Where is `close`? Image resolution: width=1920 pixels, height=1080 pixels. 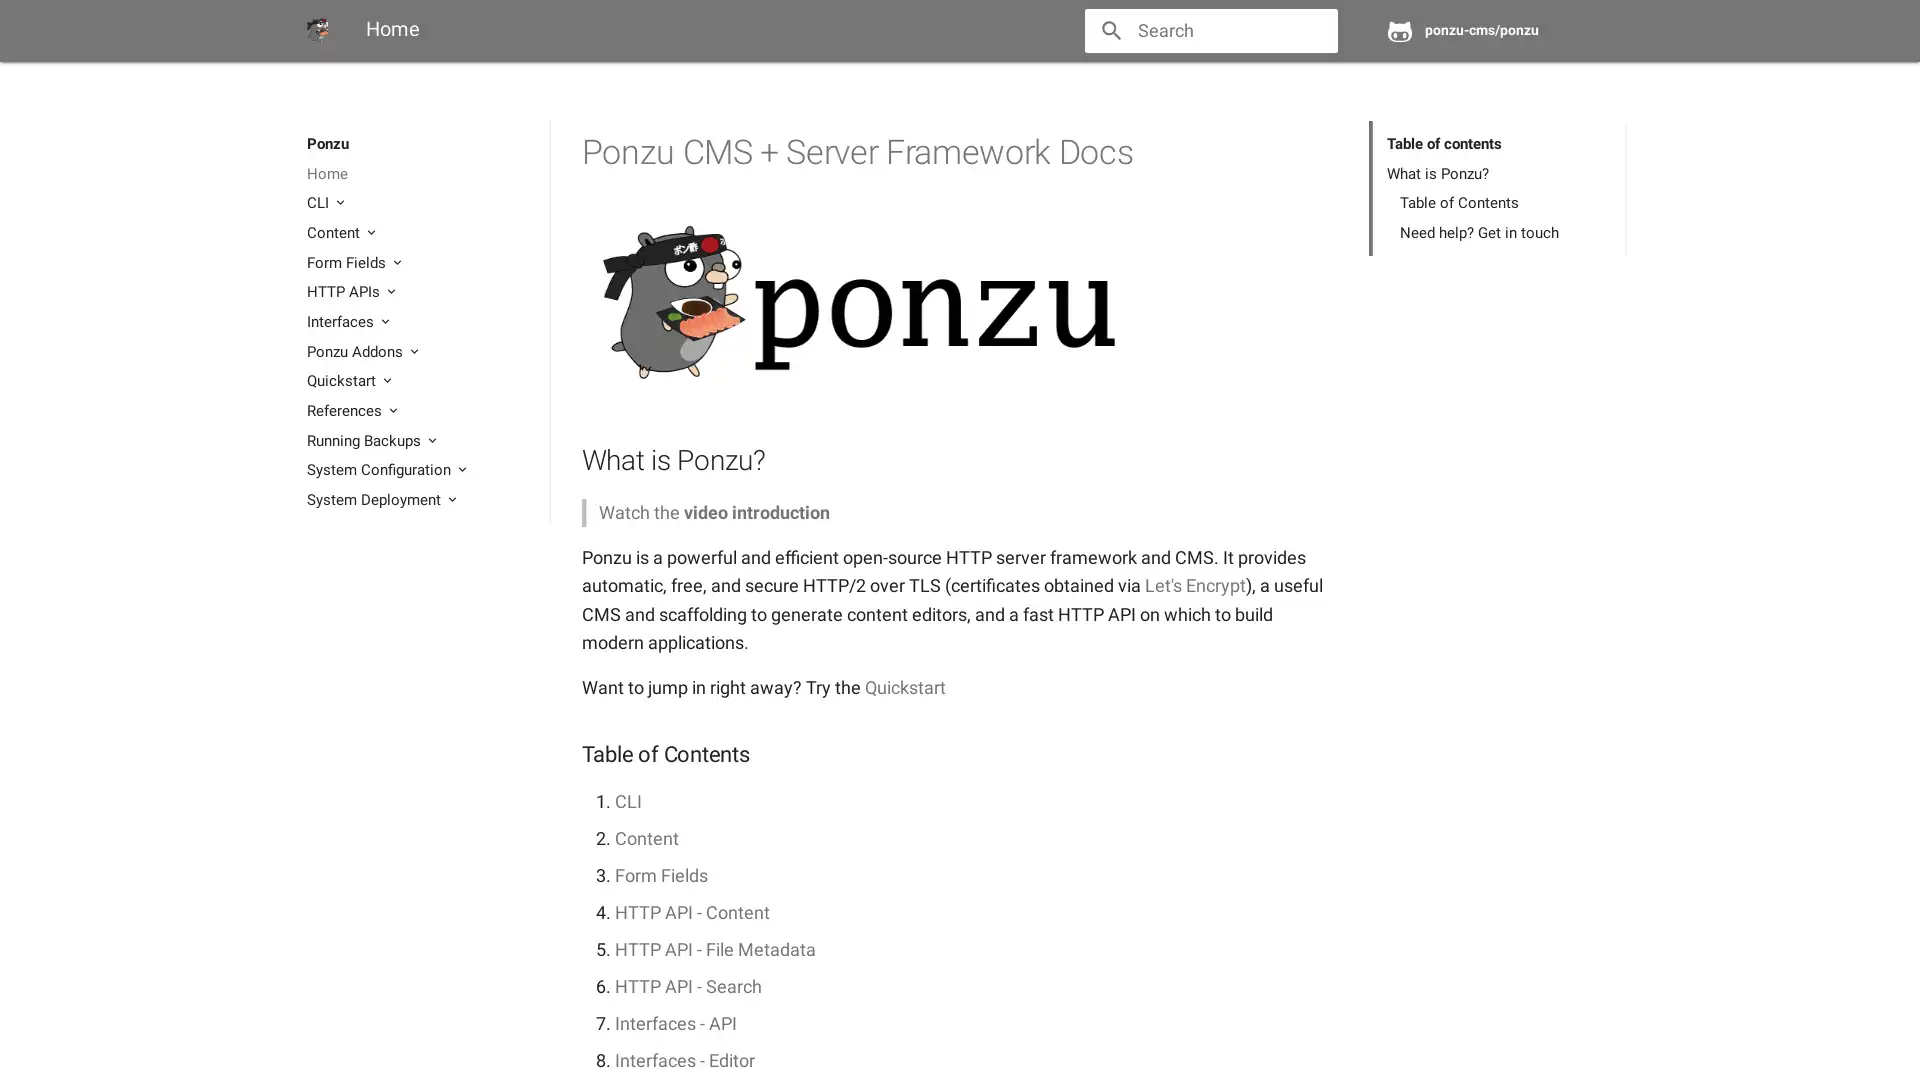 close is located at coordinates (1311, 30).